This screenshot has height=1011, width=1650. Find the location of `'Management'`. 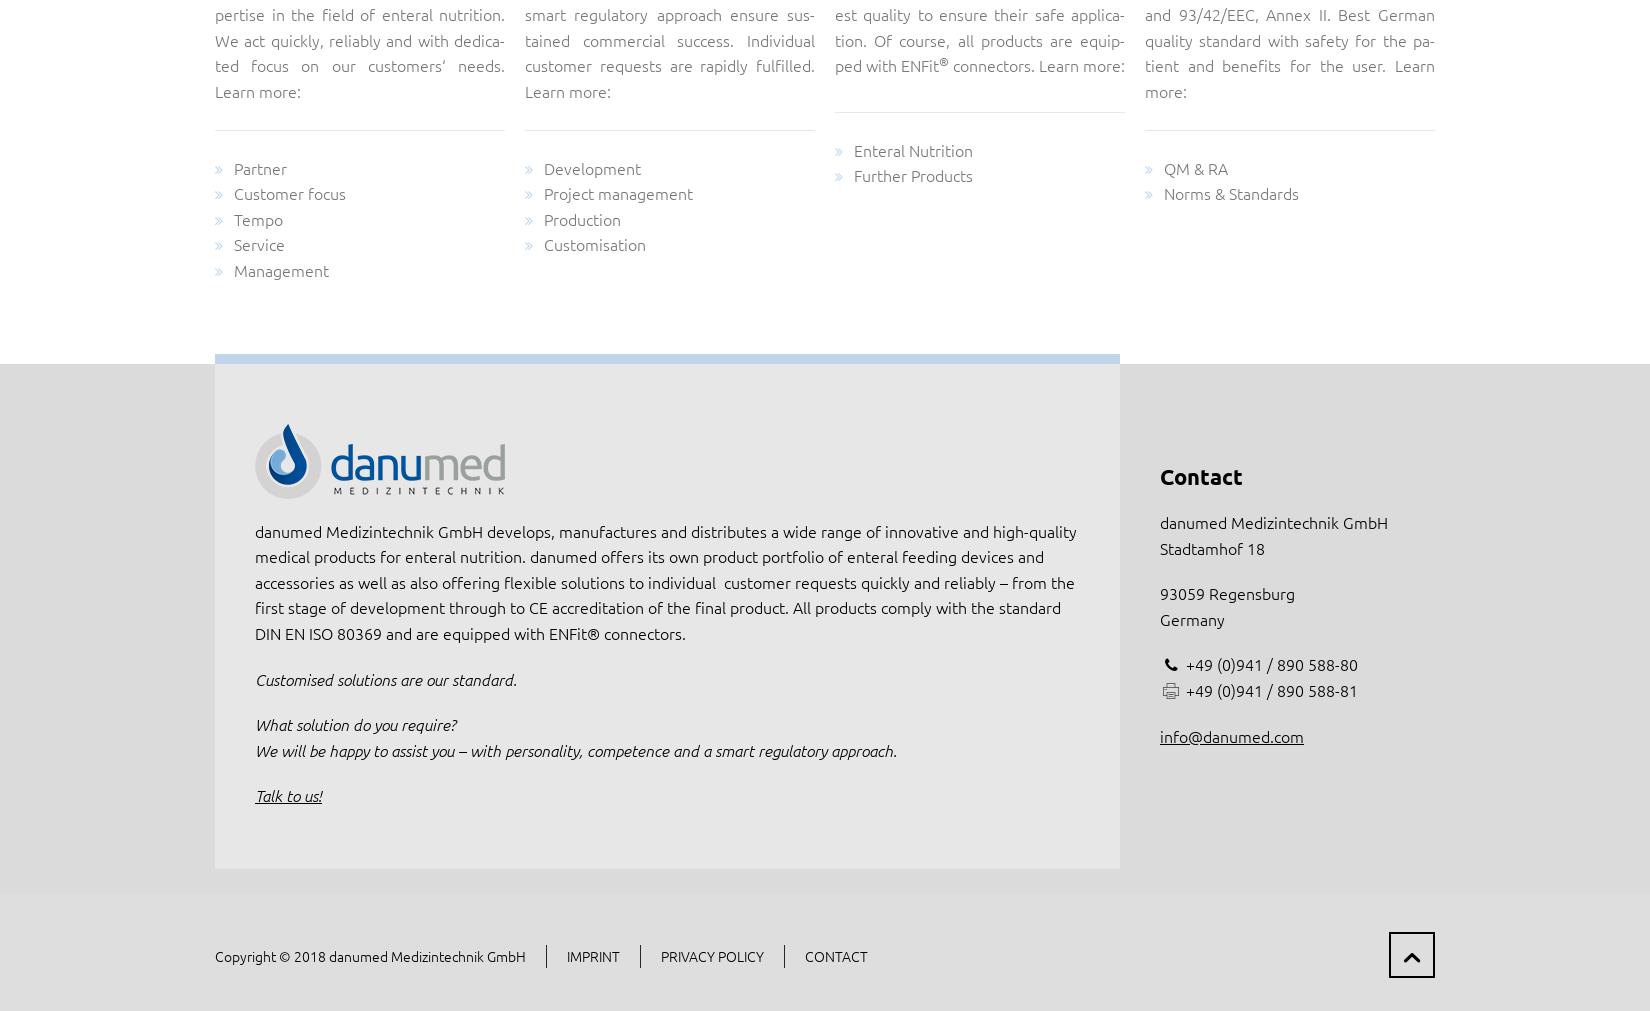

'Management' is located at coordinates (281, 270).